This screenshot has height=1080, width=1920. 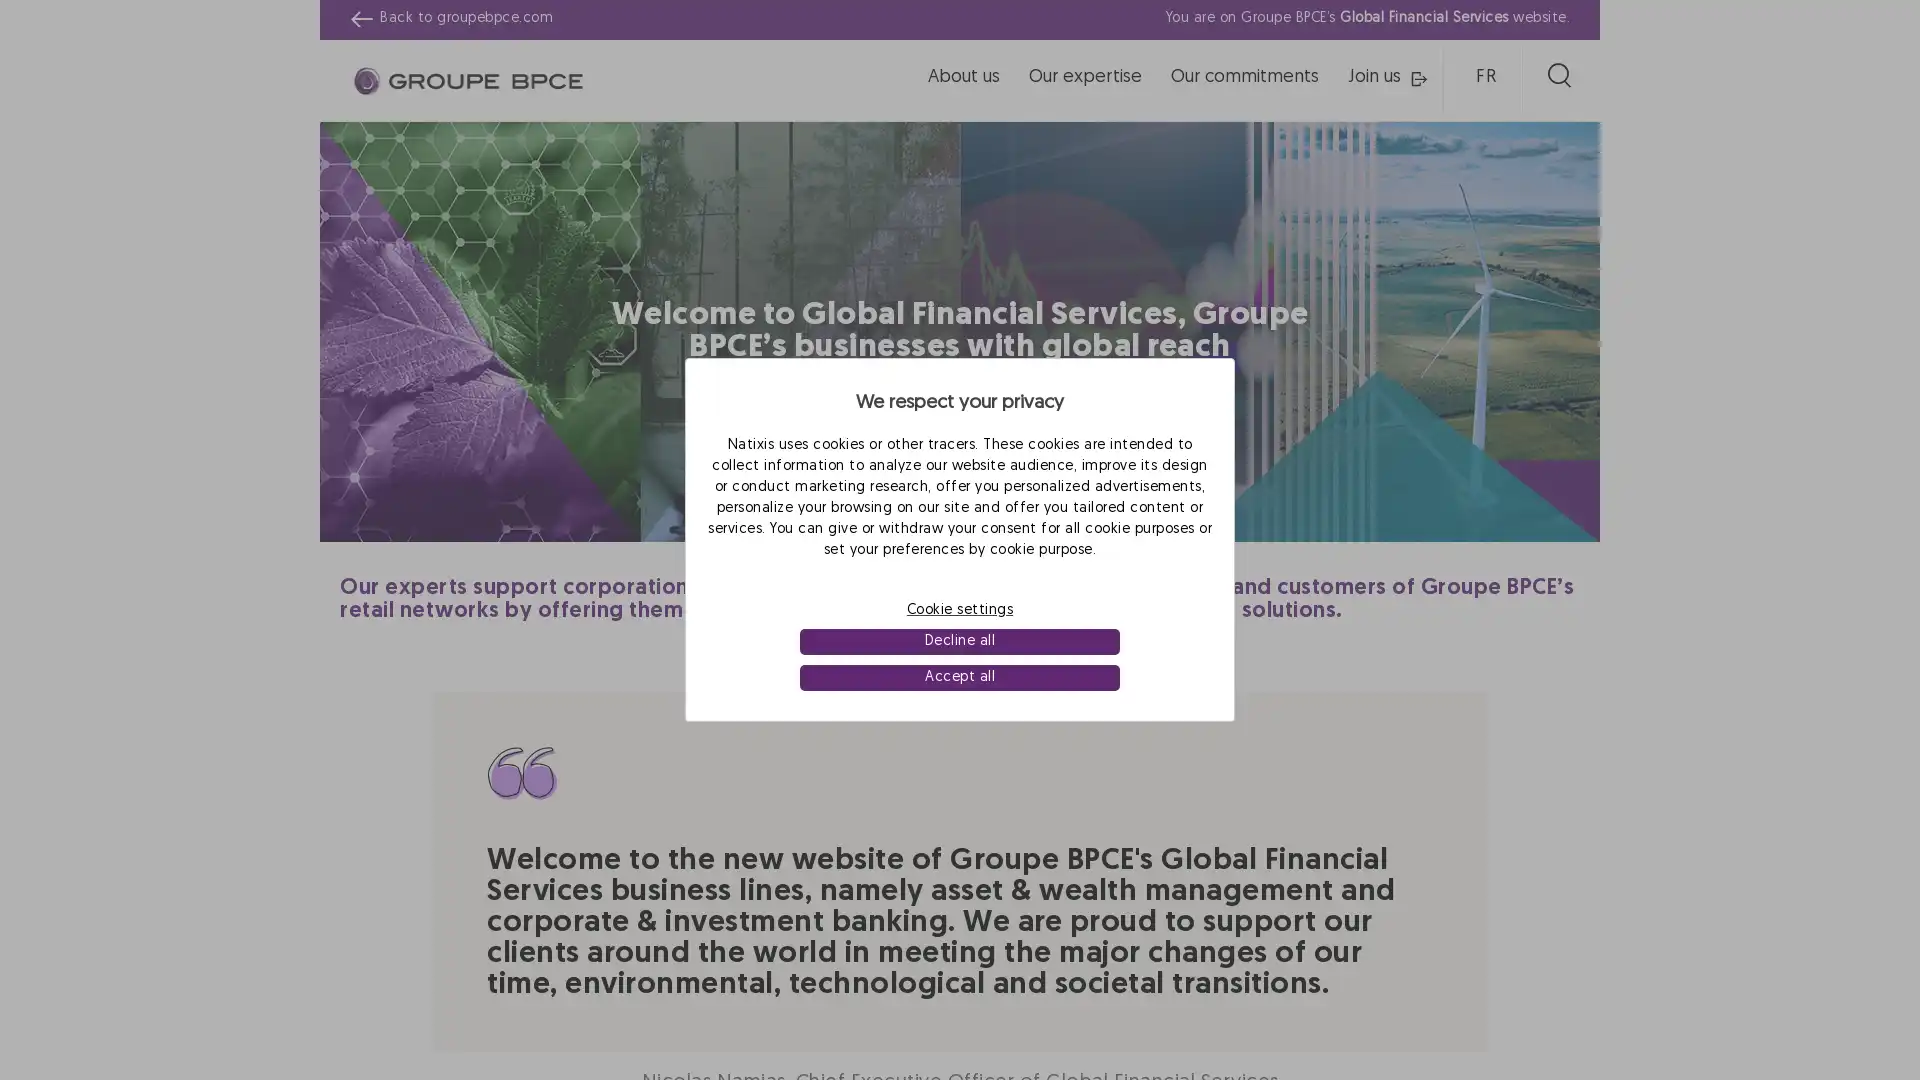 I want to click on Accept all, so click(x=958, y=677).